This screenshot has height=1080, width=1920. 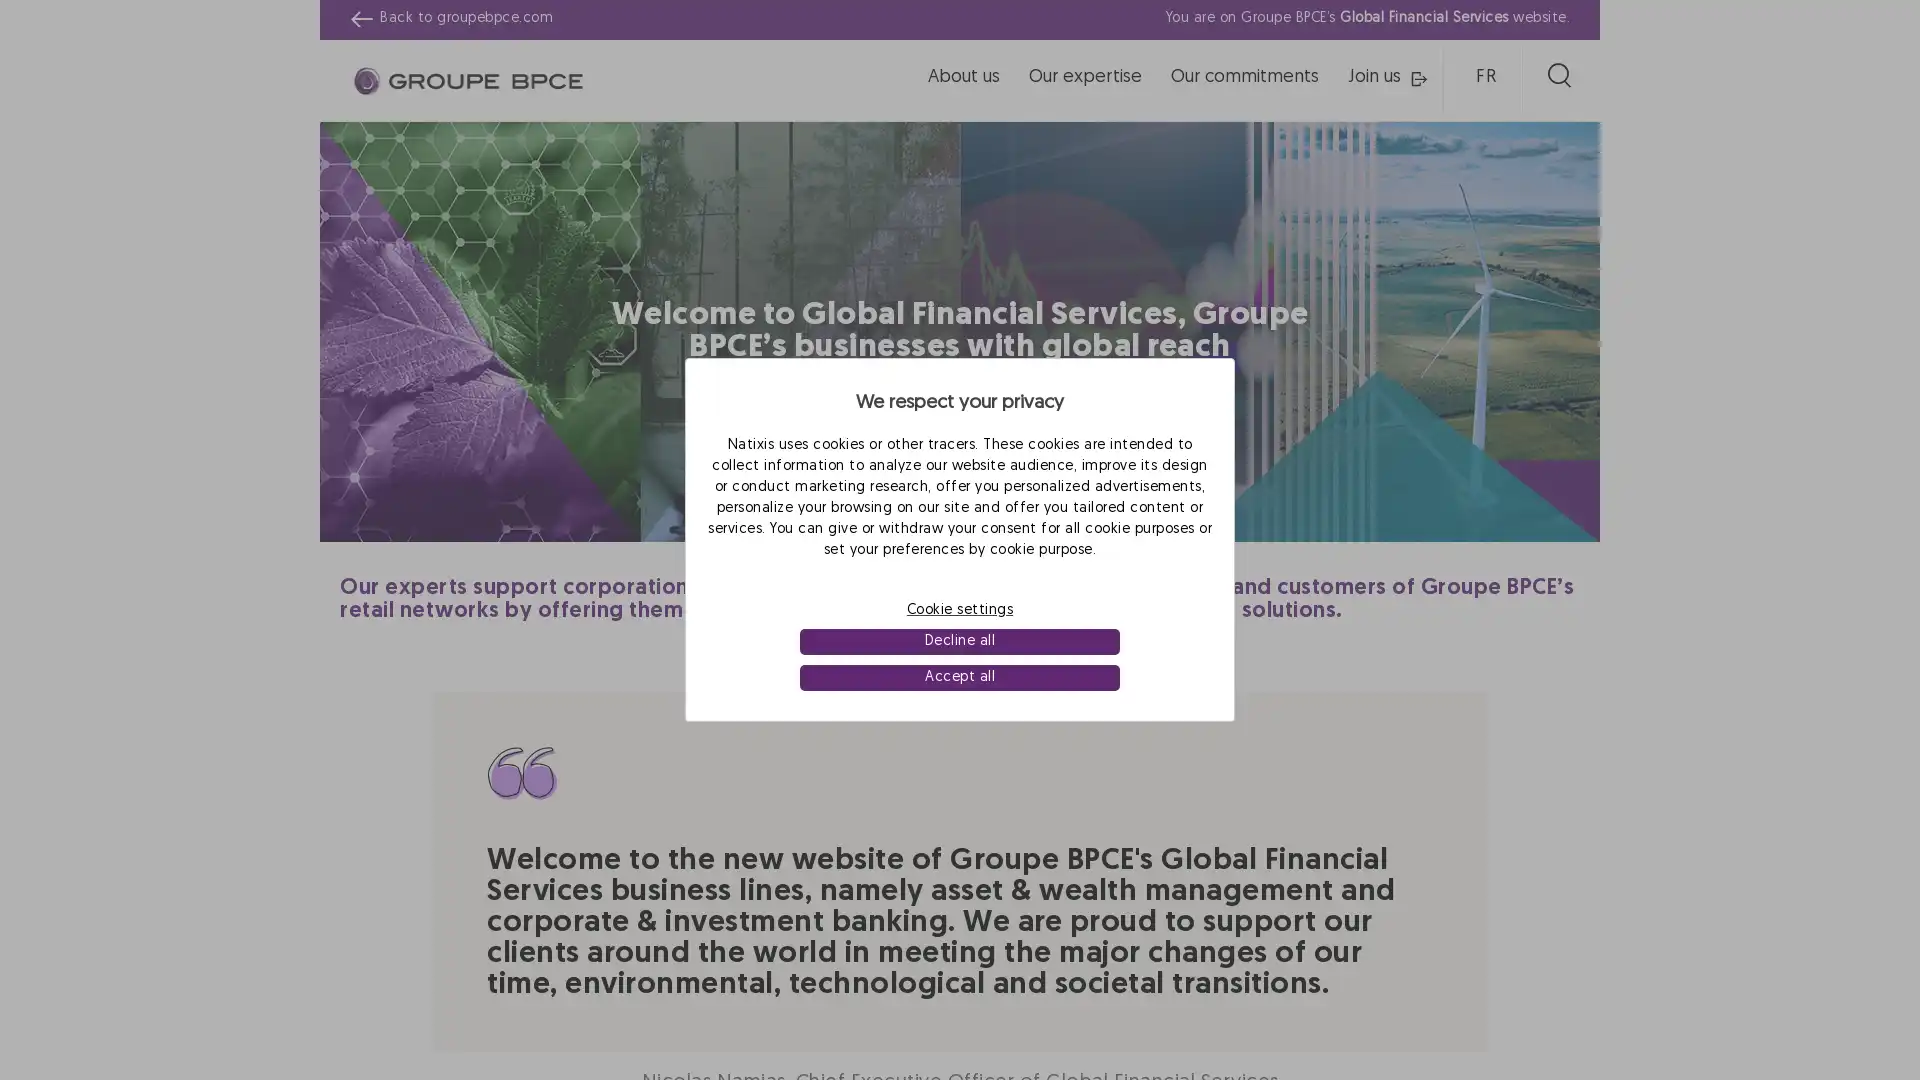 I want to click on Accept all, so click(x=958, y=677).